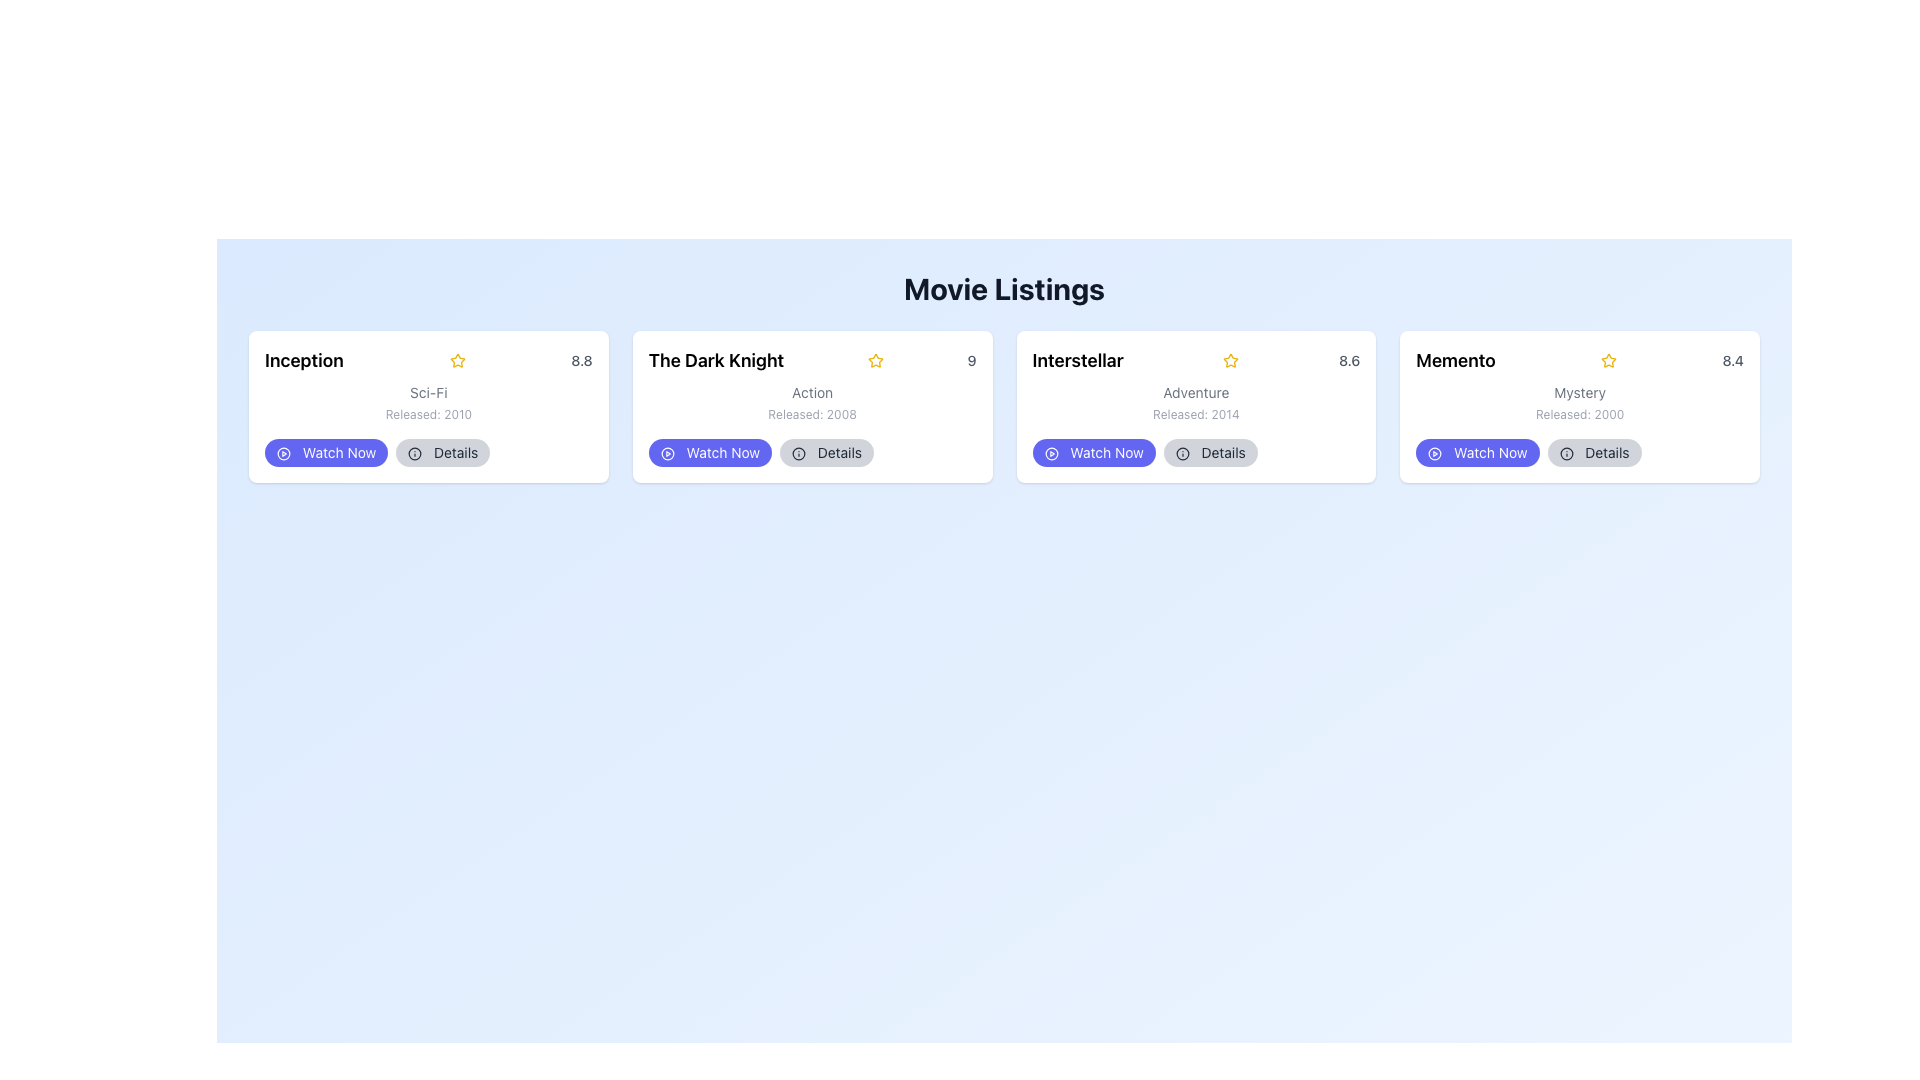 This screenshot has width=1920, height=1080. What do you see at coordinates (456, 360) in the screenshot?
I see `the star-shaped yellow icon with a bold outline located in the top-right section of the movie card for 'The Dark Knight', near the movie title and rating value` at bounding box center [456, 360].